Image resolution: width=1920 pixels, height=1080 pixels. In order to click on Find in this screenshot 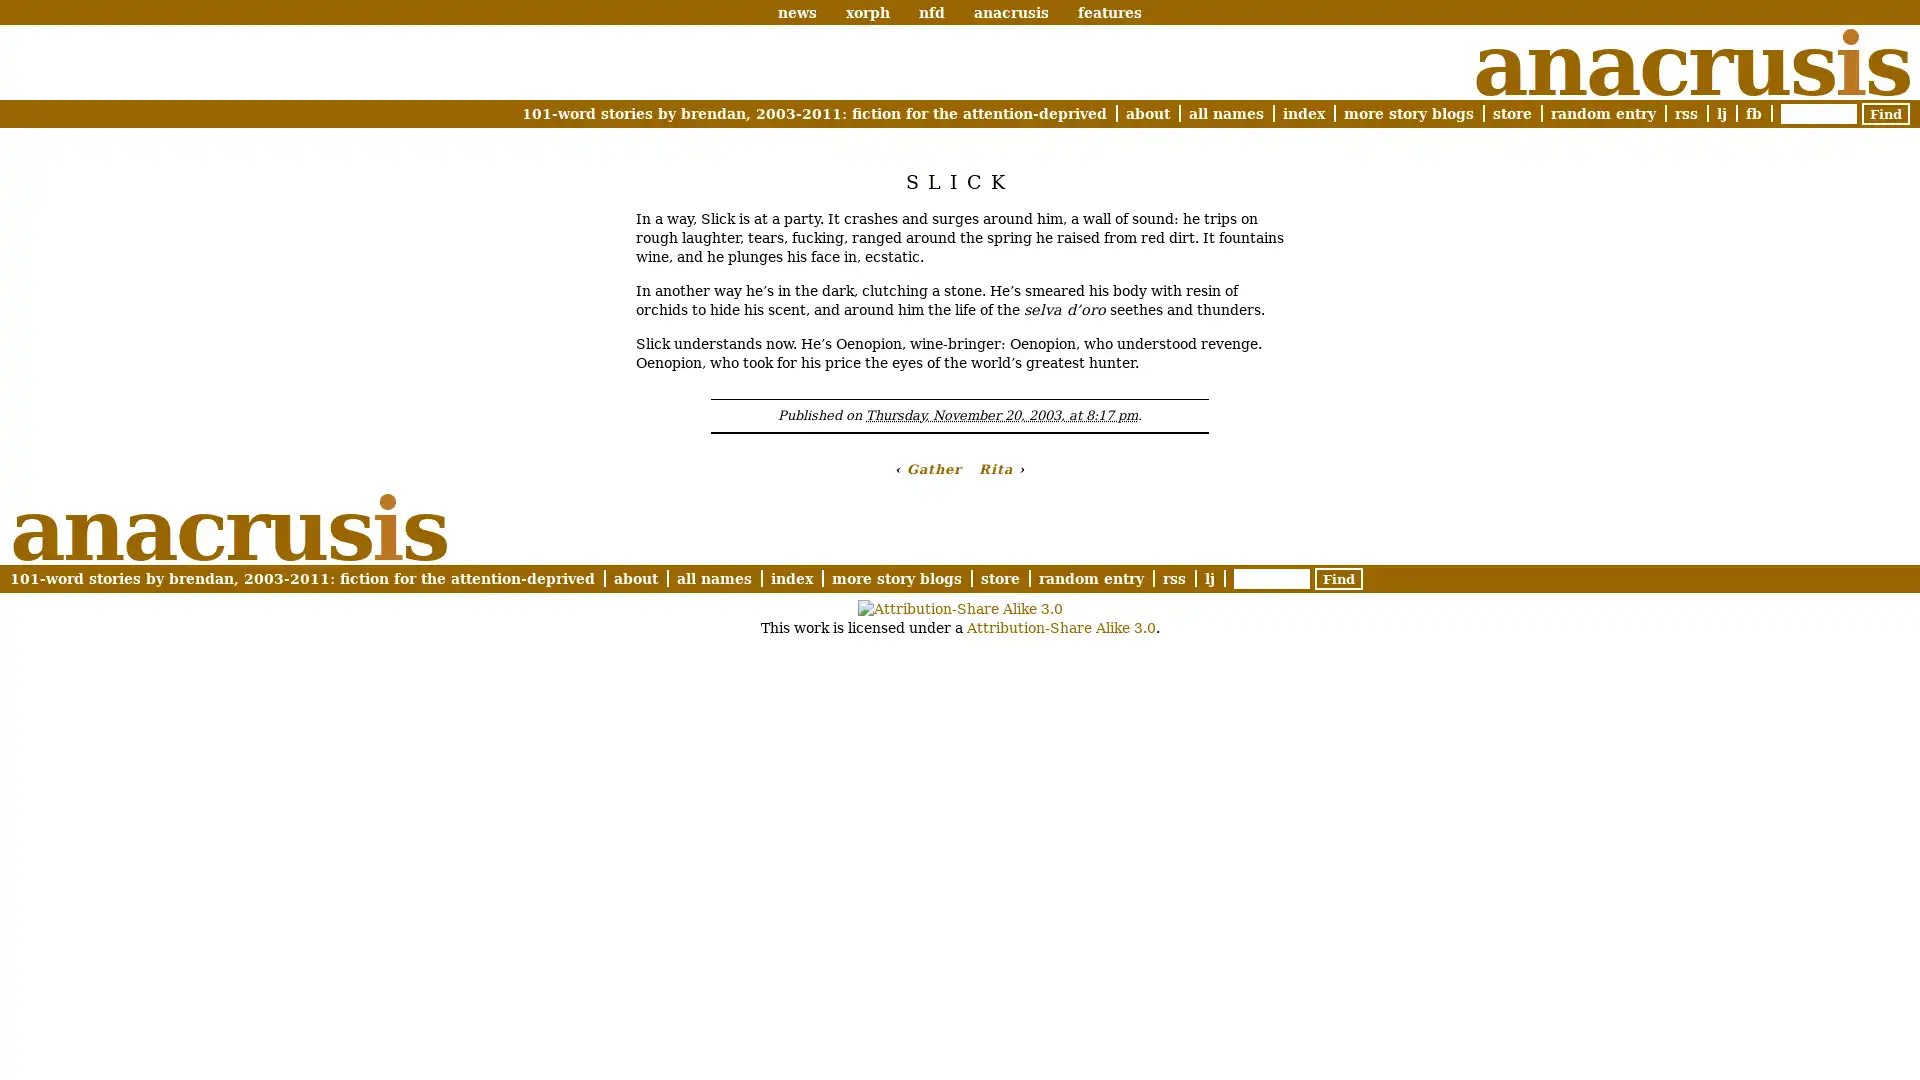, I will do `click(1885, 114)`.